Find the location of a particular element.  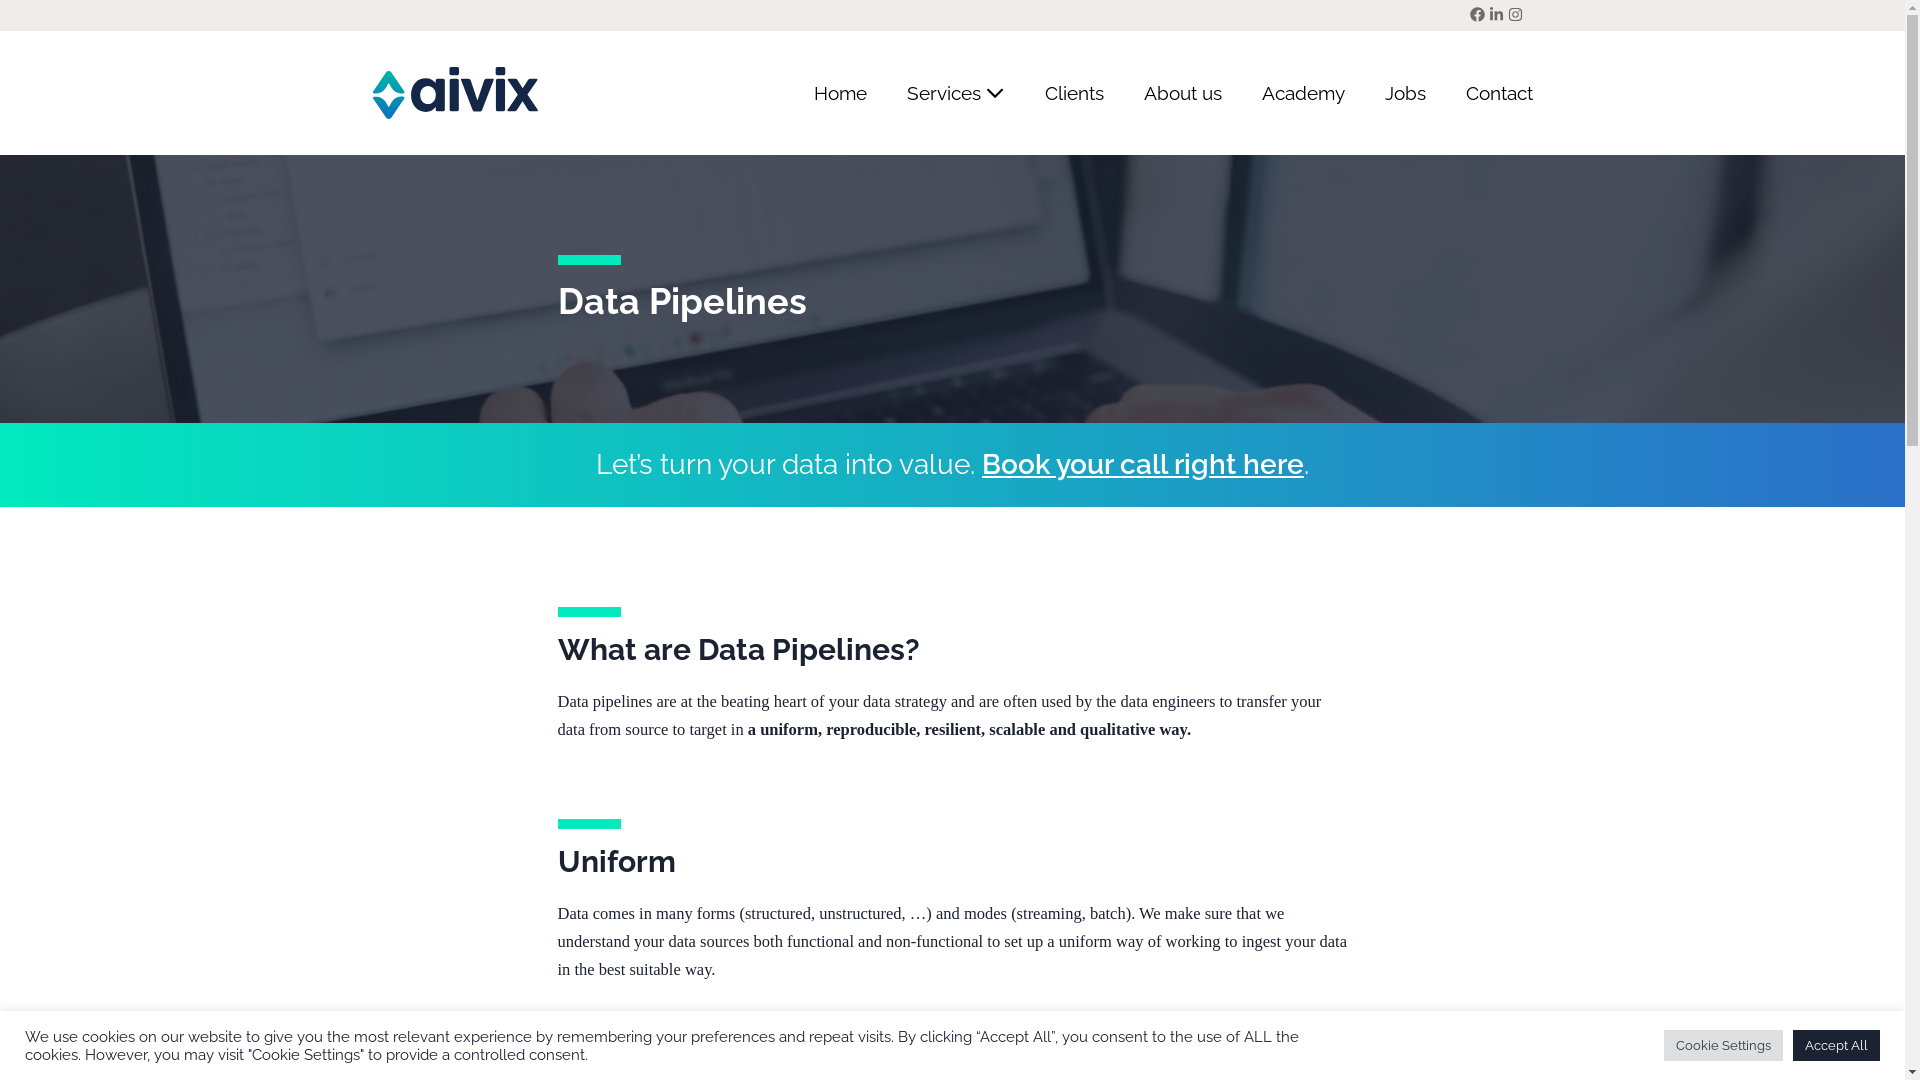

'Cookie Settings' is located at coordinates (1664, 1044).